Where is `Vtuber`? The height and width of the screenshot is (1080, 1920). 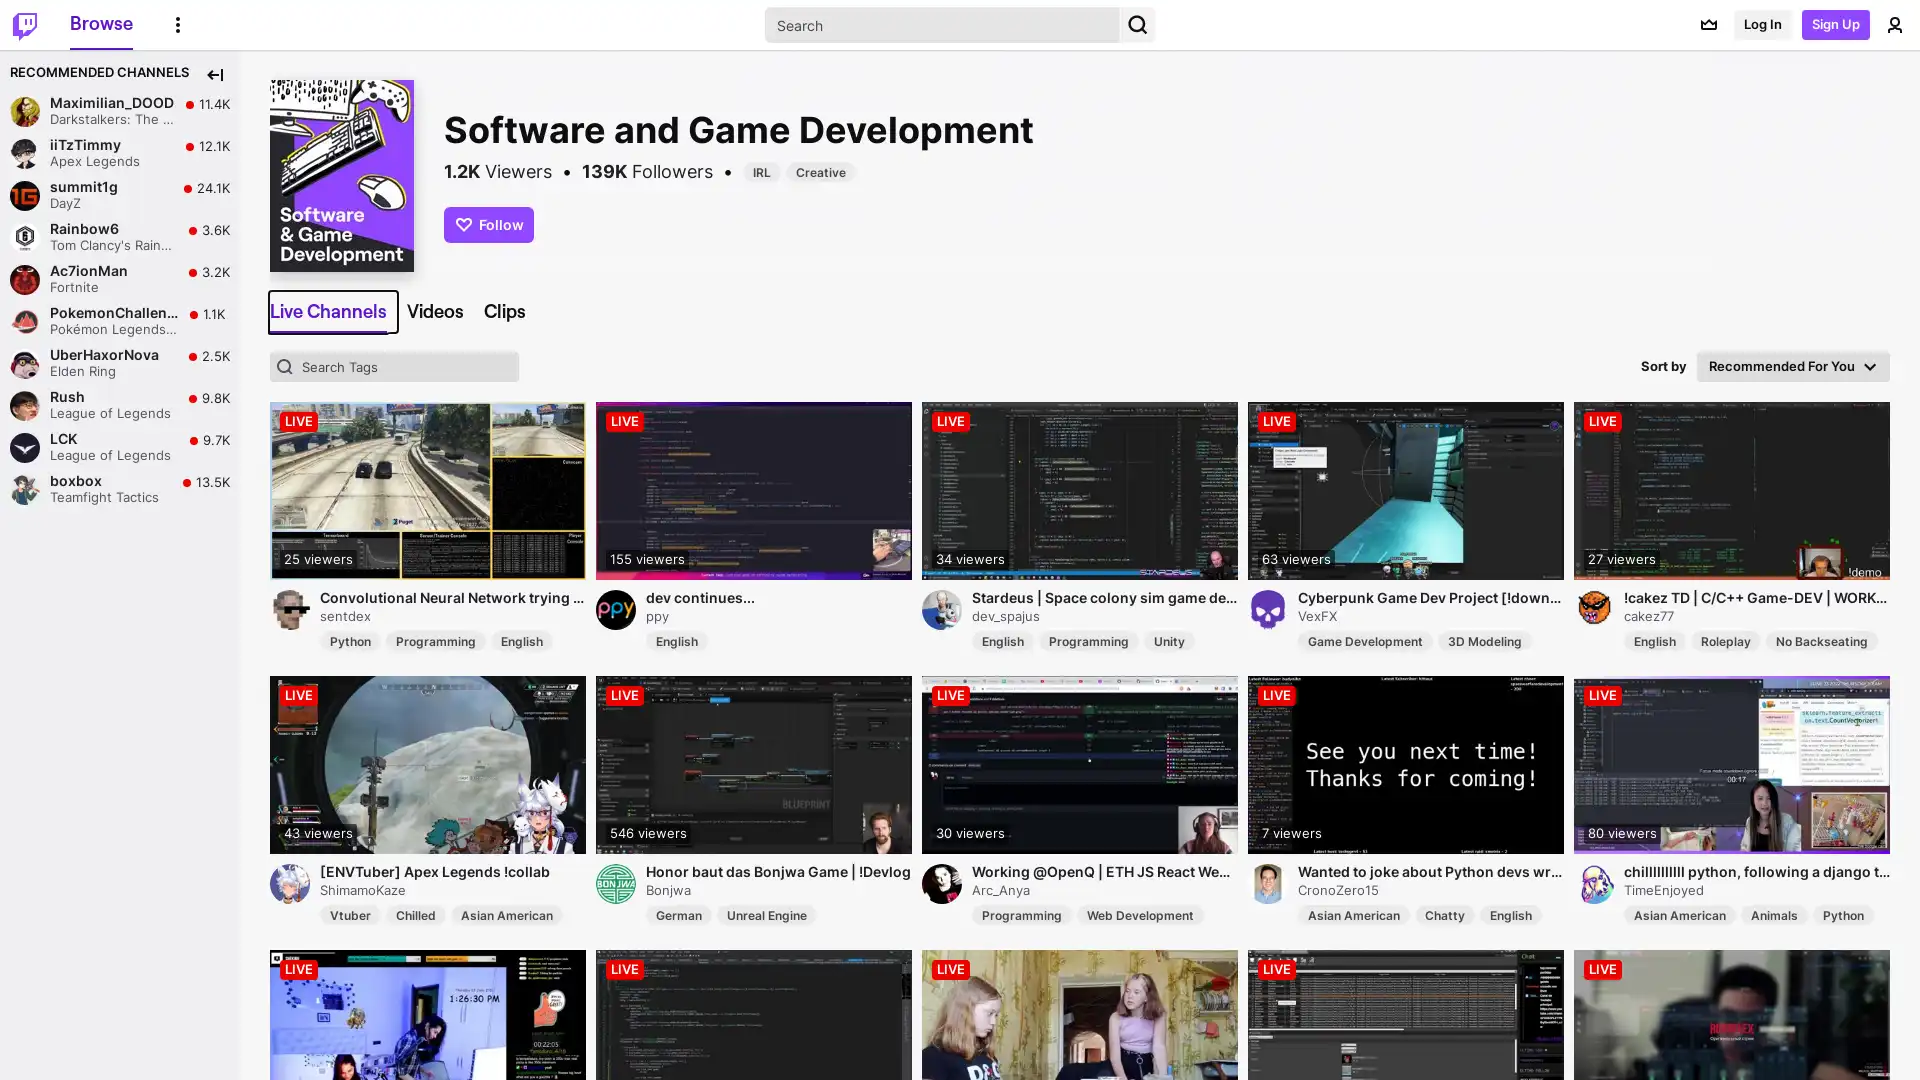
Vtuber is located at coordinates (350, 914).